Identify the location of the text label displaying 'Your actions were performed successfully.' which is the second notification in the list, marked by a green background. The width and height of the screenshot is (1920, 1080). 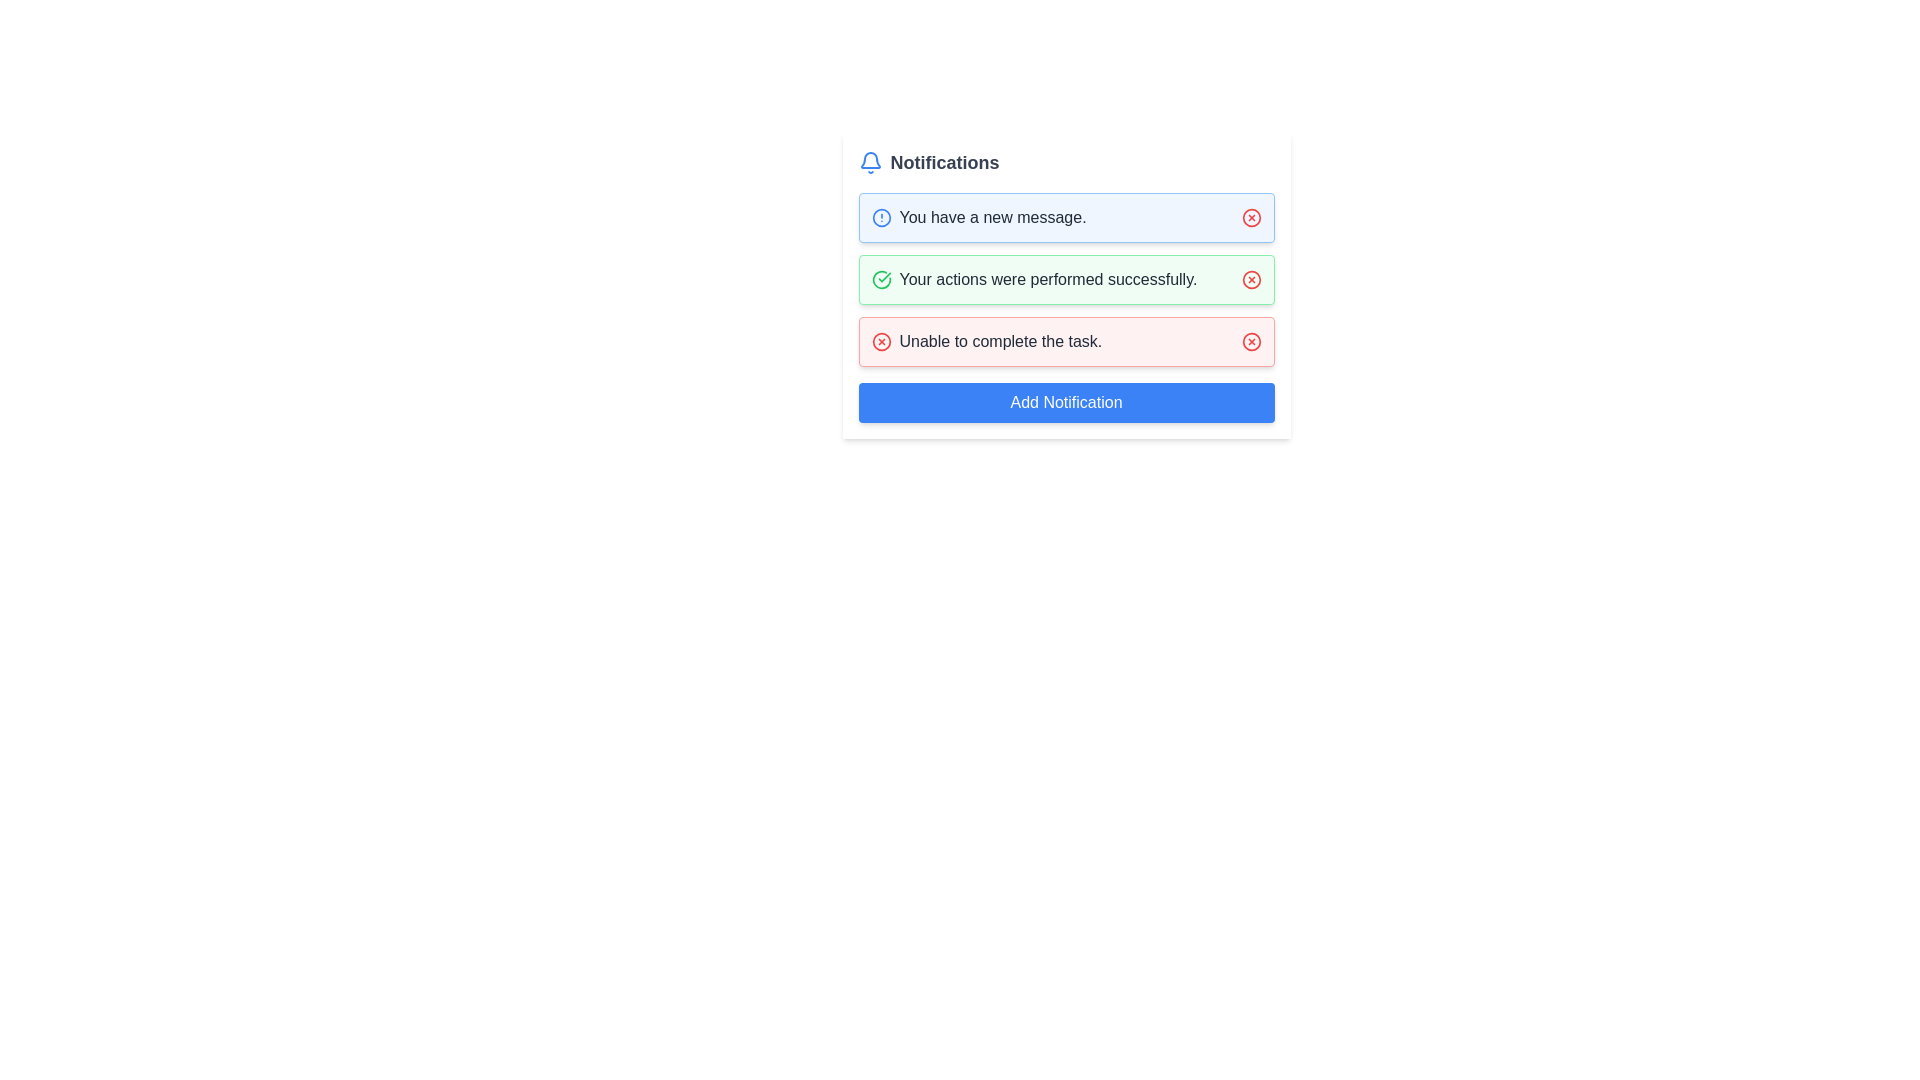
(1047, 280).